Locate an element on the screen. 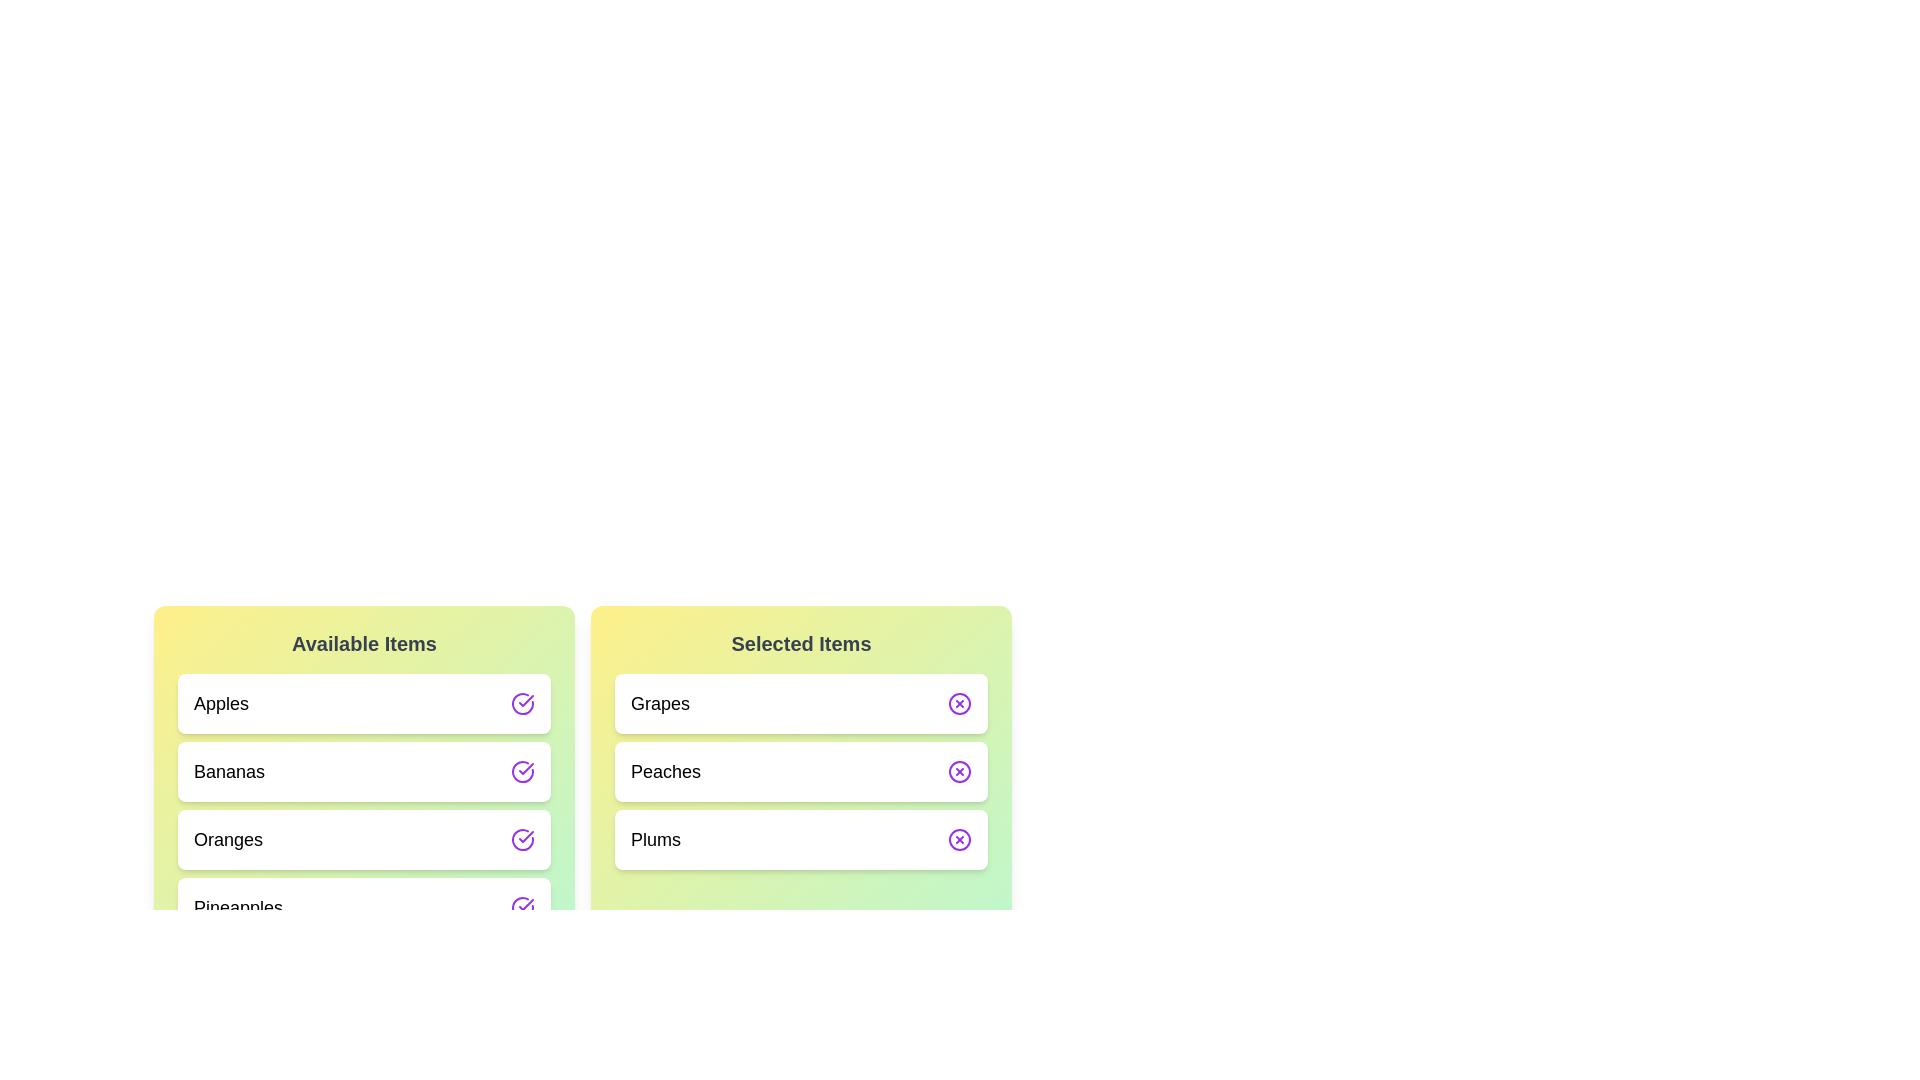  the transfer button next to Apples in the 'Available Items' list to move it to the 'Selected Items' list is located at coordinates (523, 703).